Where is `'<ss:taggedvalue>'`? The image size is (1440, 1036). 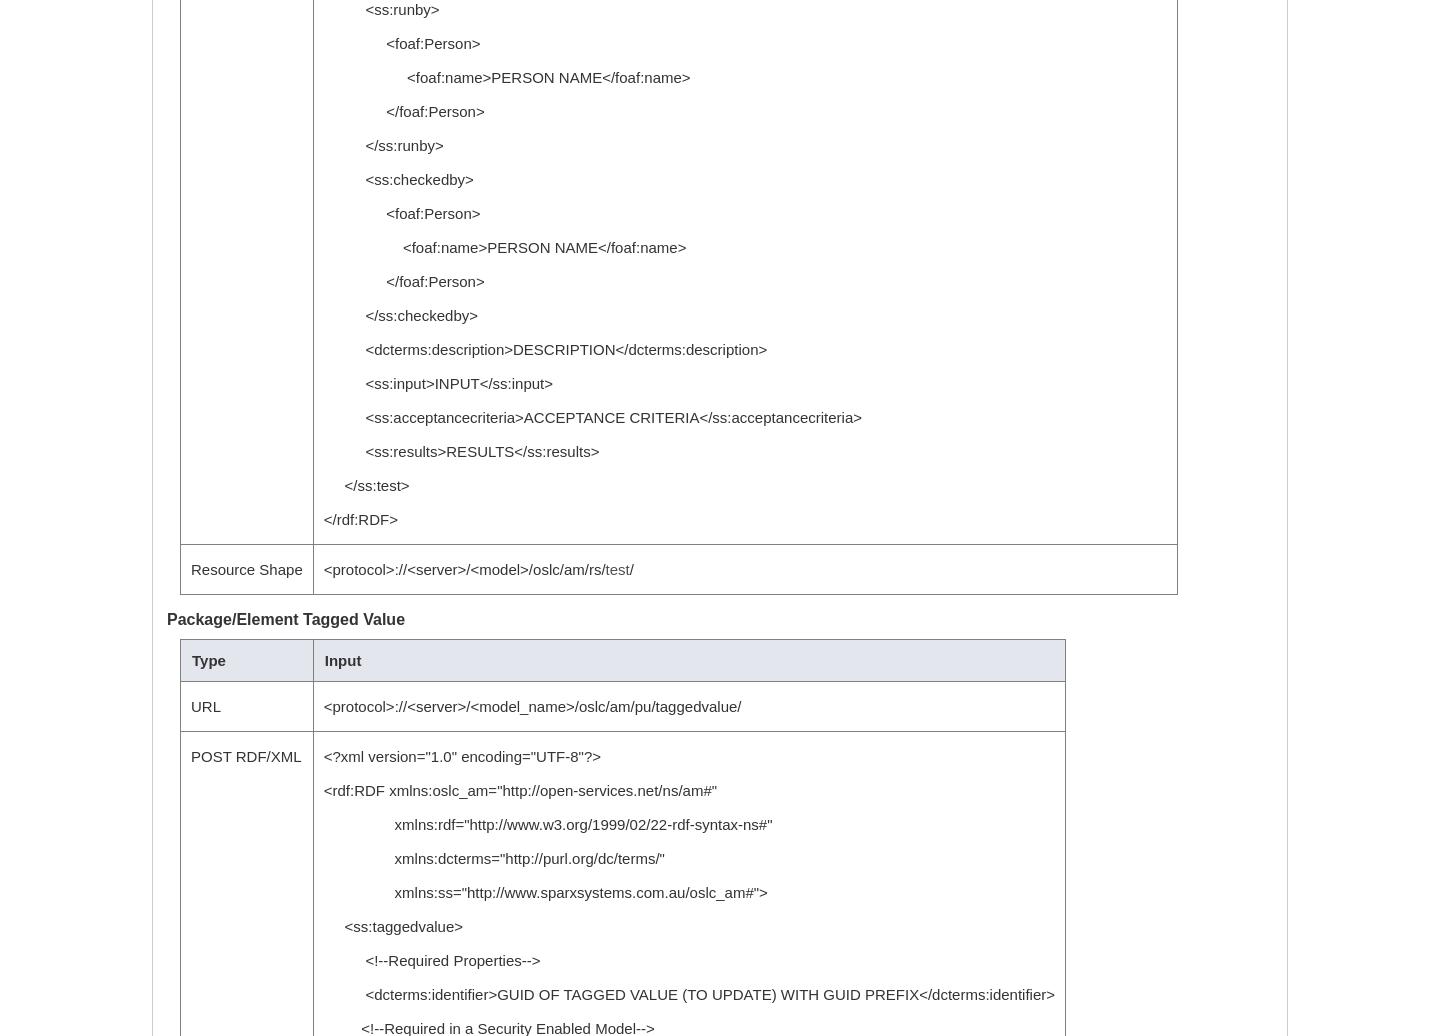
'<ss:taggedvalue>' is located at coordinates (391, 926).